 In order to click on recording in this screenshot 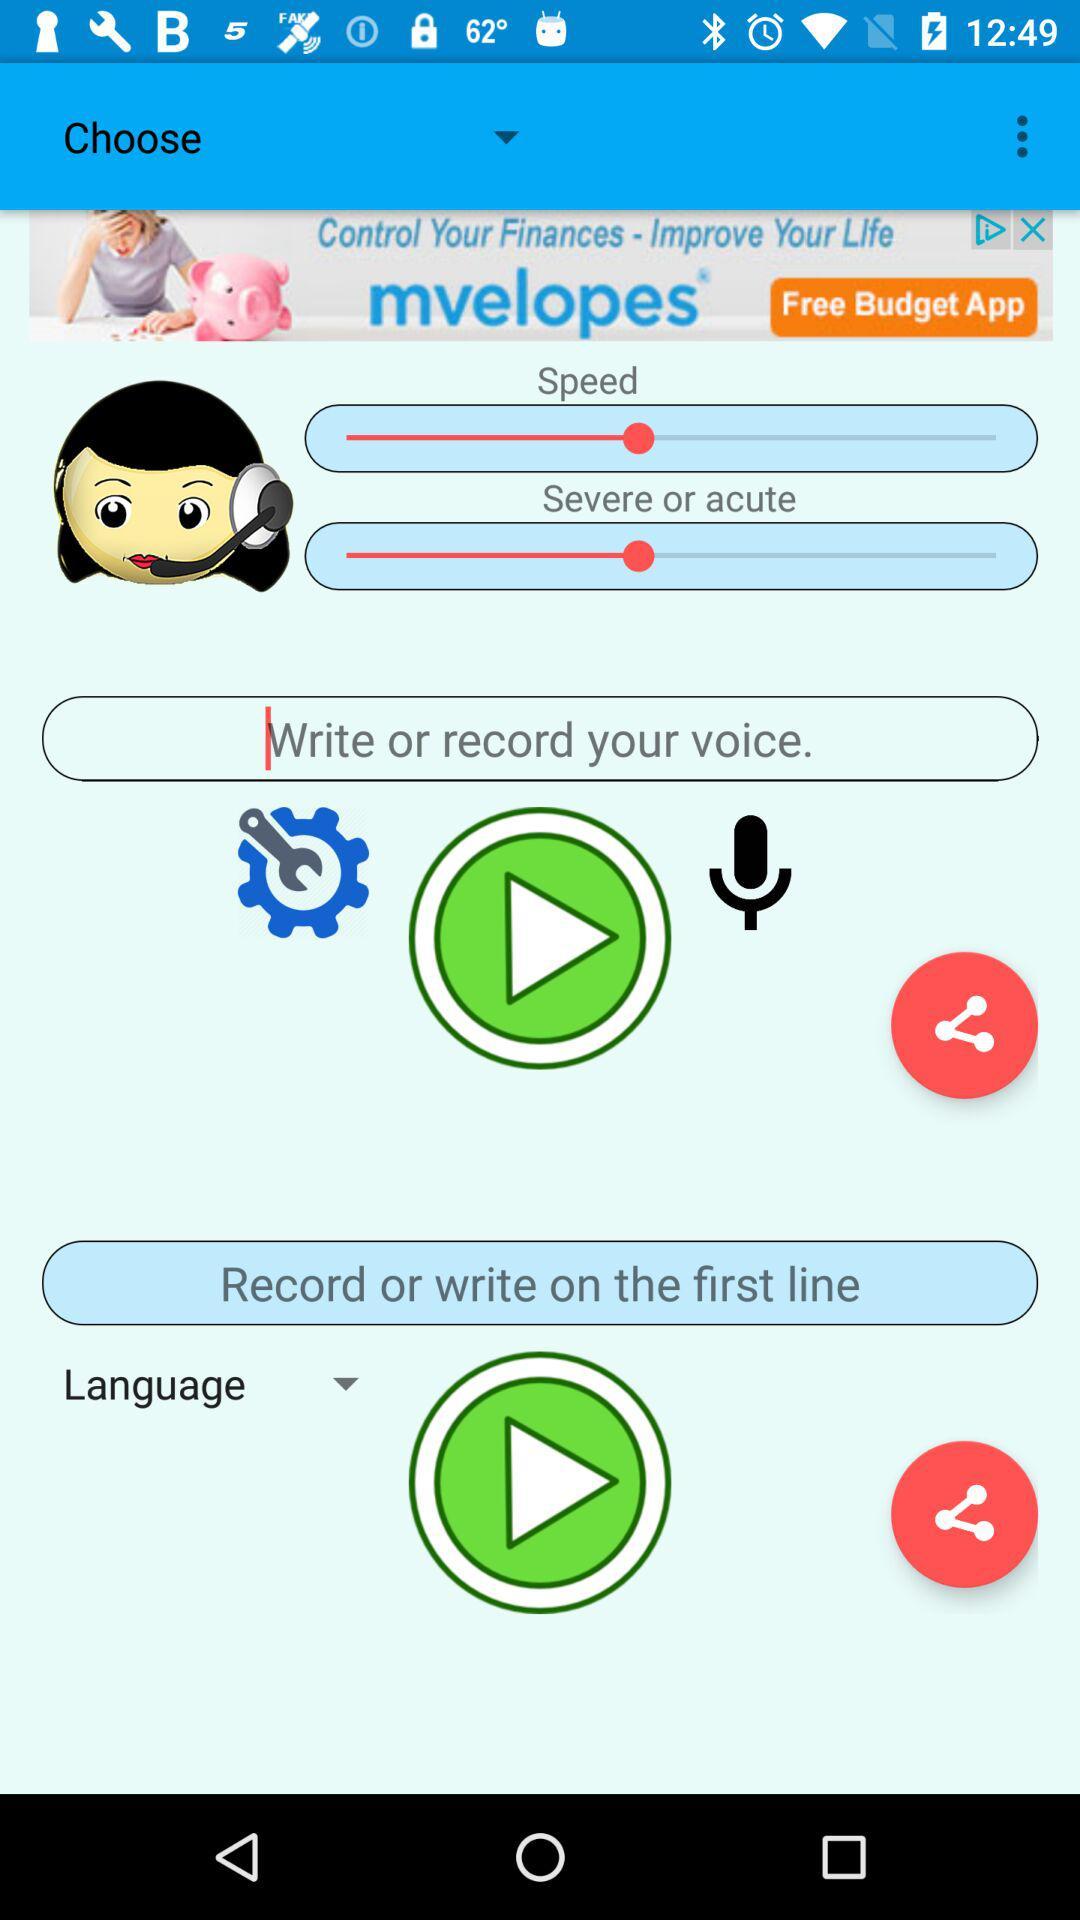, I will do `click(540, 937)`.